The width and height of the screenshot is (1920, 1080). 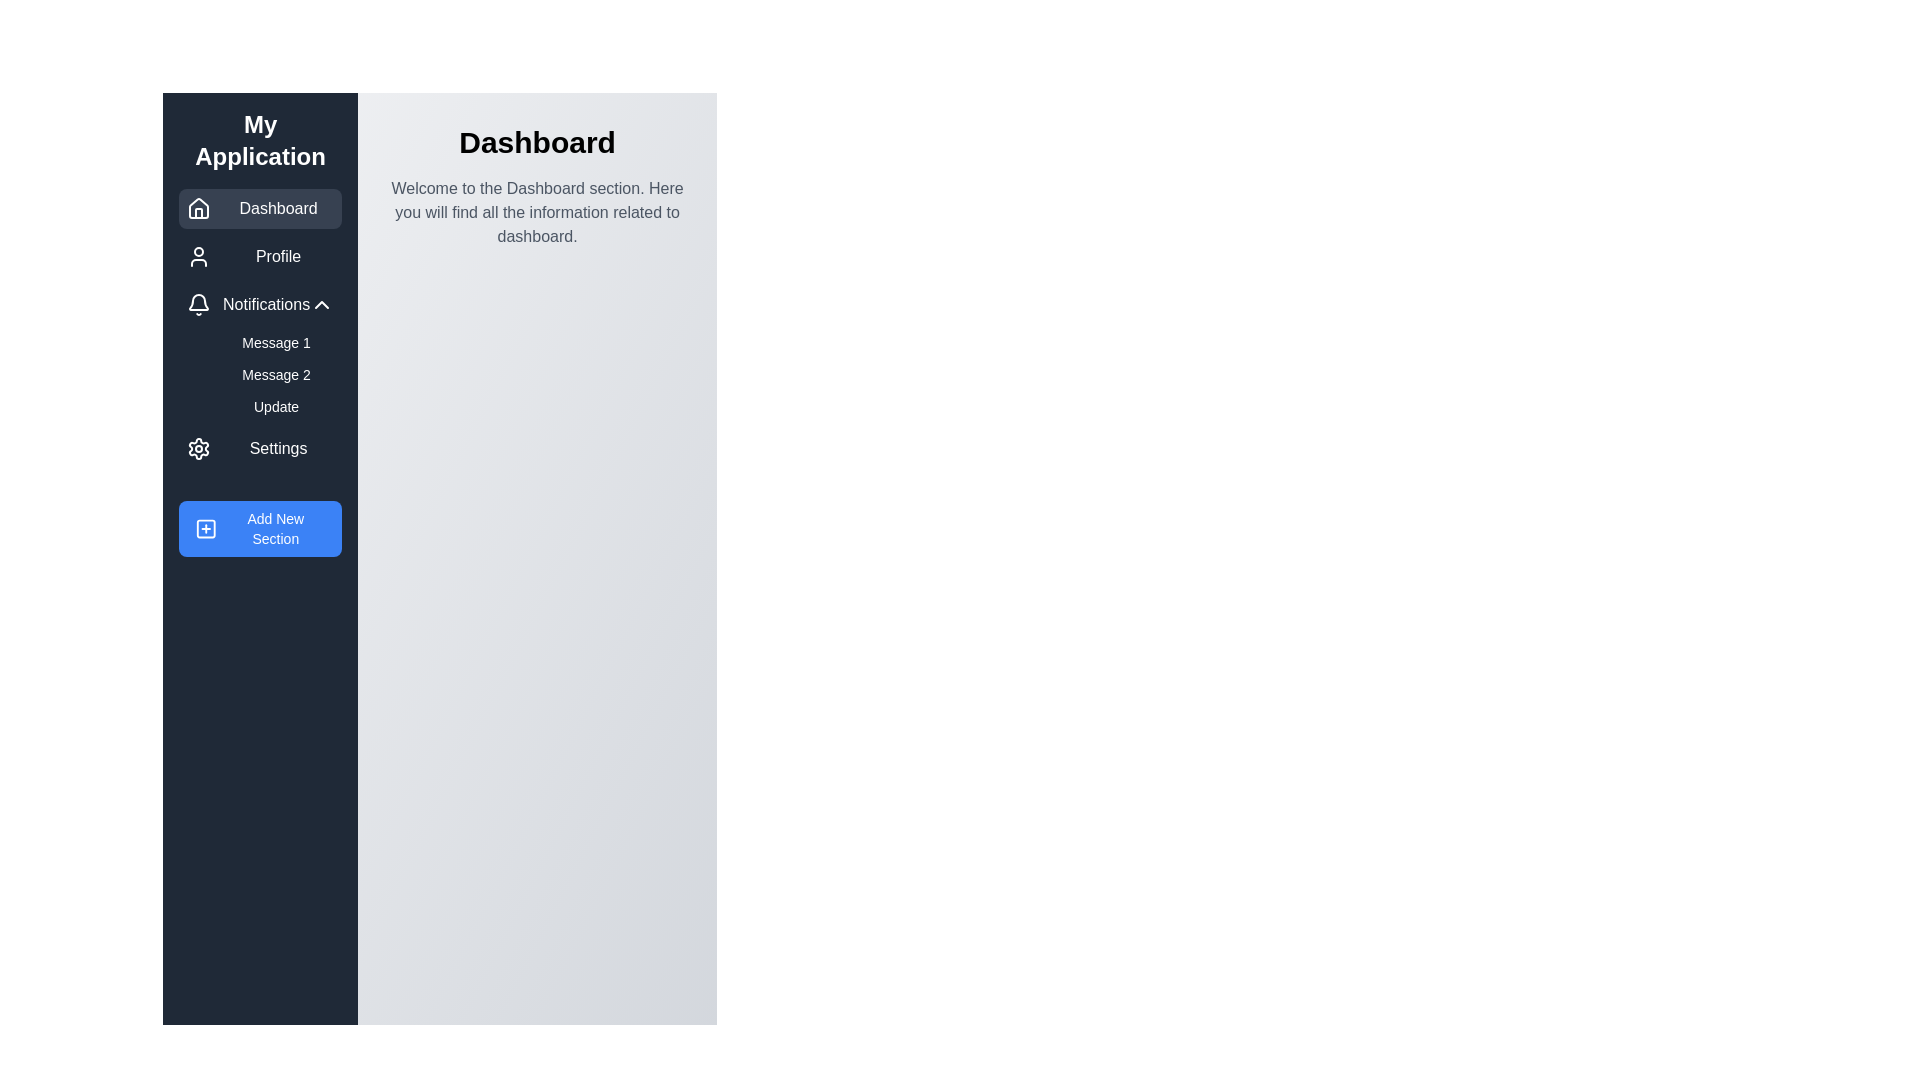 What do you see at coordinates (277, 256) in the screenshot?
I see `the 'Profile' text label in the blue sidebar, which is styled in white font and is the second item in the vertical menu list` at bounding box center [277, 256].